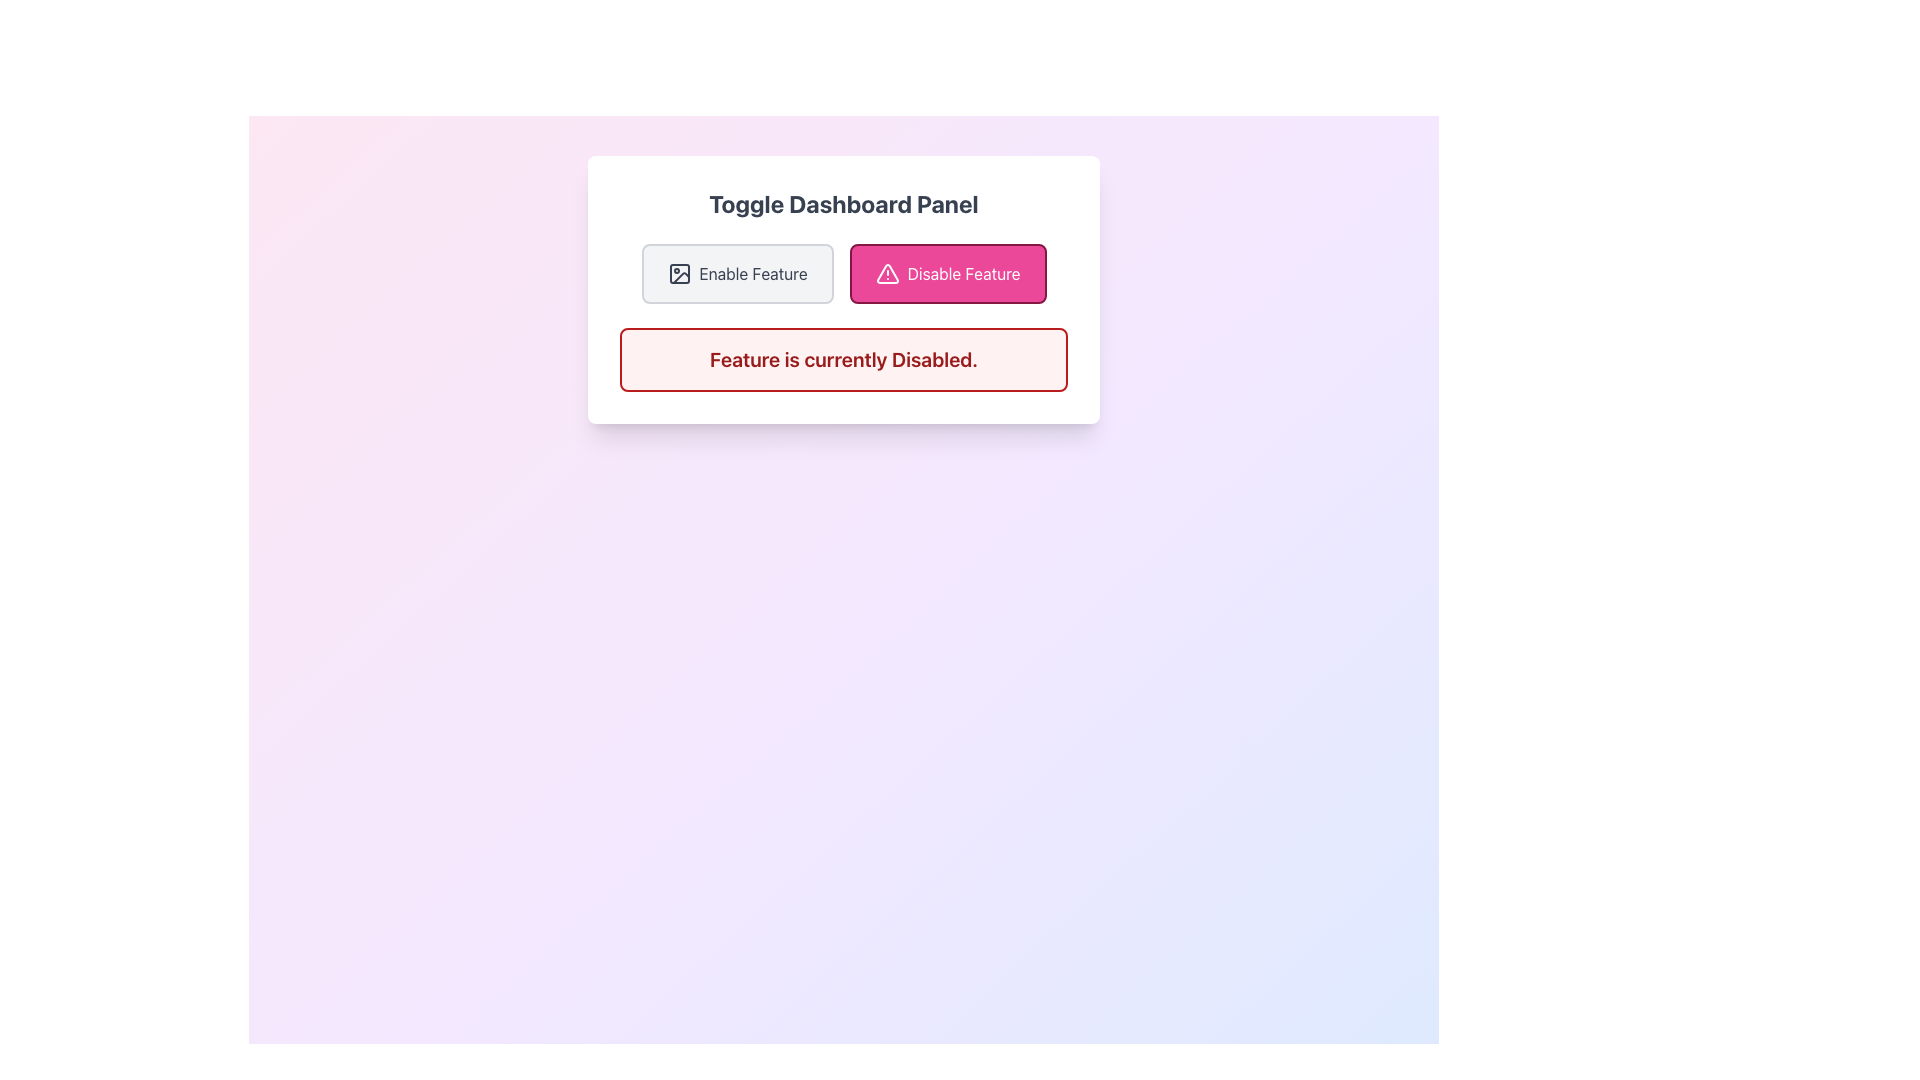 The width and height of the screenshot is (1920, 1080). What do you see at coordinates (844, 204) in the screenshot?
I see `text label that serves as the title for the dashboard control panel, located at the top of the interface's card component above the 'Enable Feature' and 'Disable Feature' buttons` at bounding box center [844, 204].